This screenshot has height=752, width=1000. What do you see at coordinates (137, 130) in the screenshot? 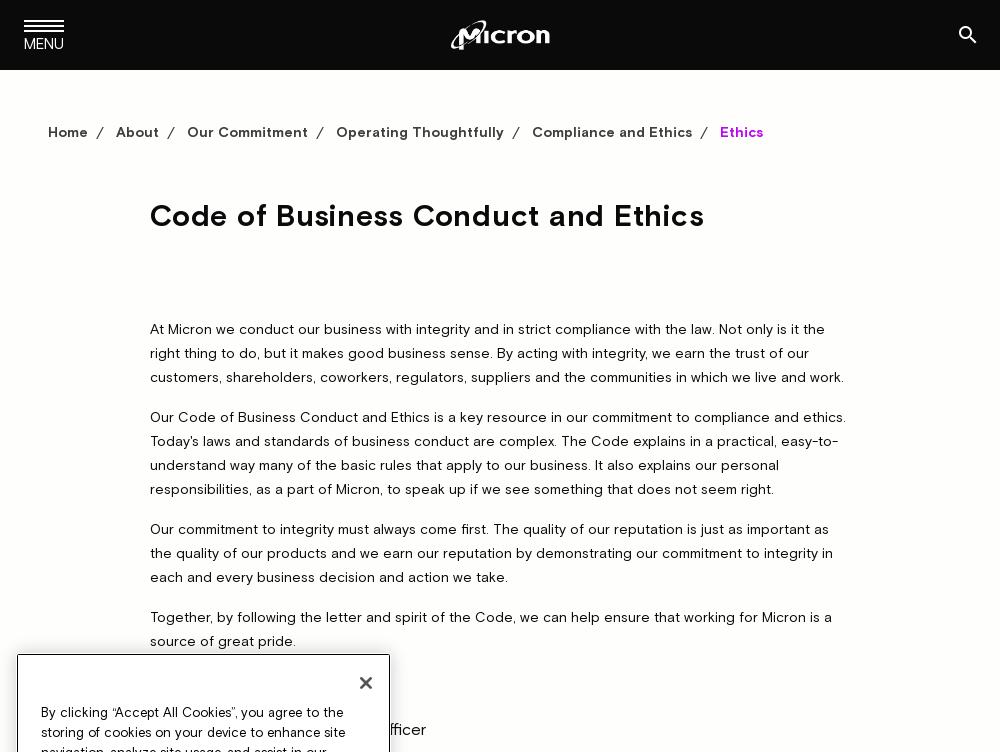
I see `'About'` at bounding box center [137, 130].